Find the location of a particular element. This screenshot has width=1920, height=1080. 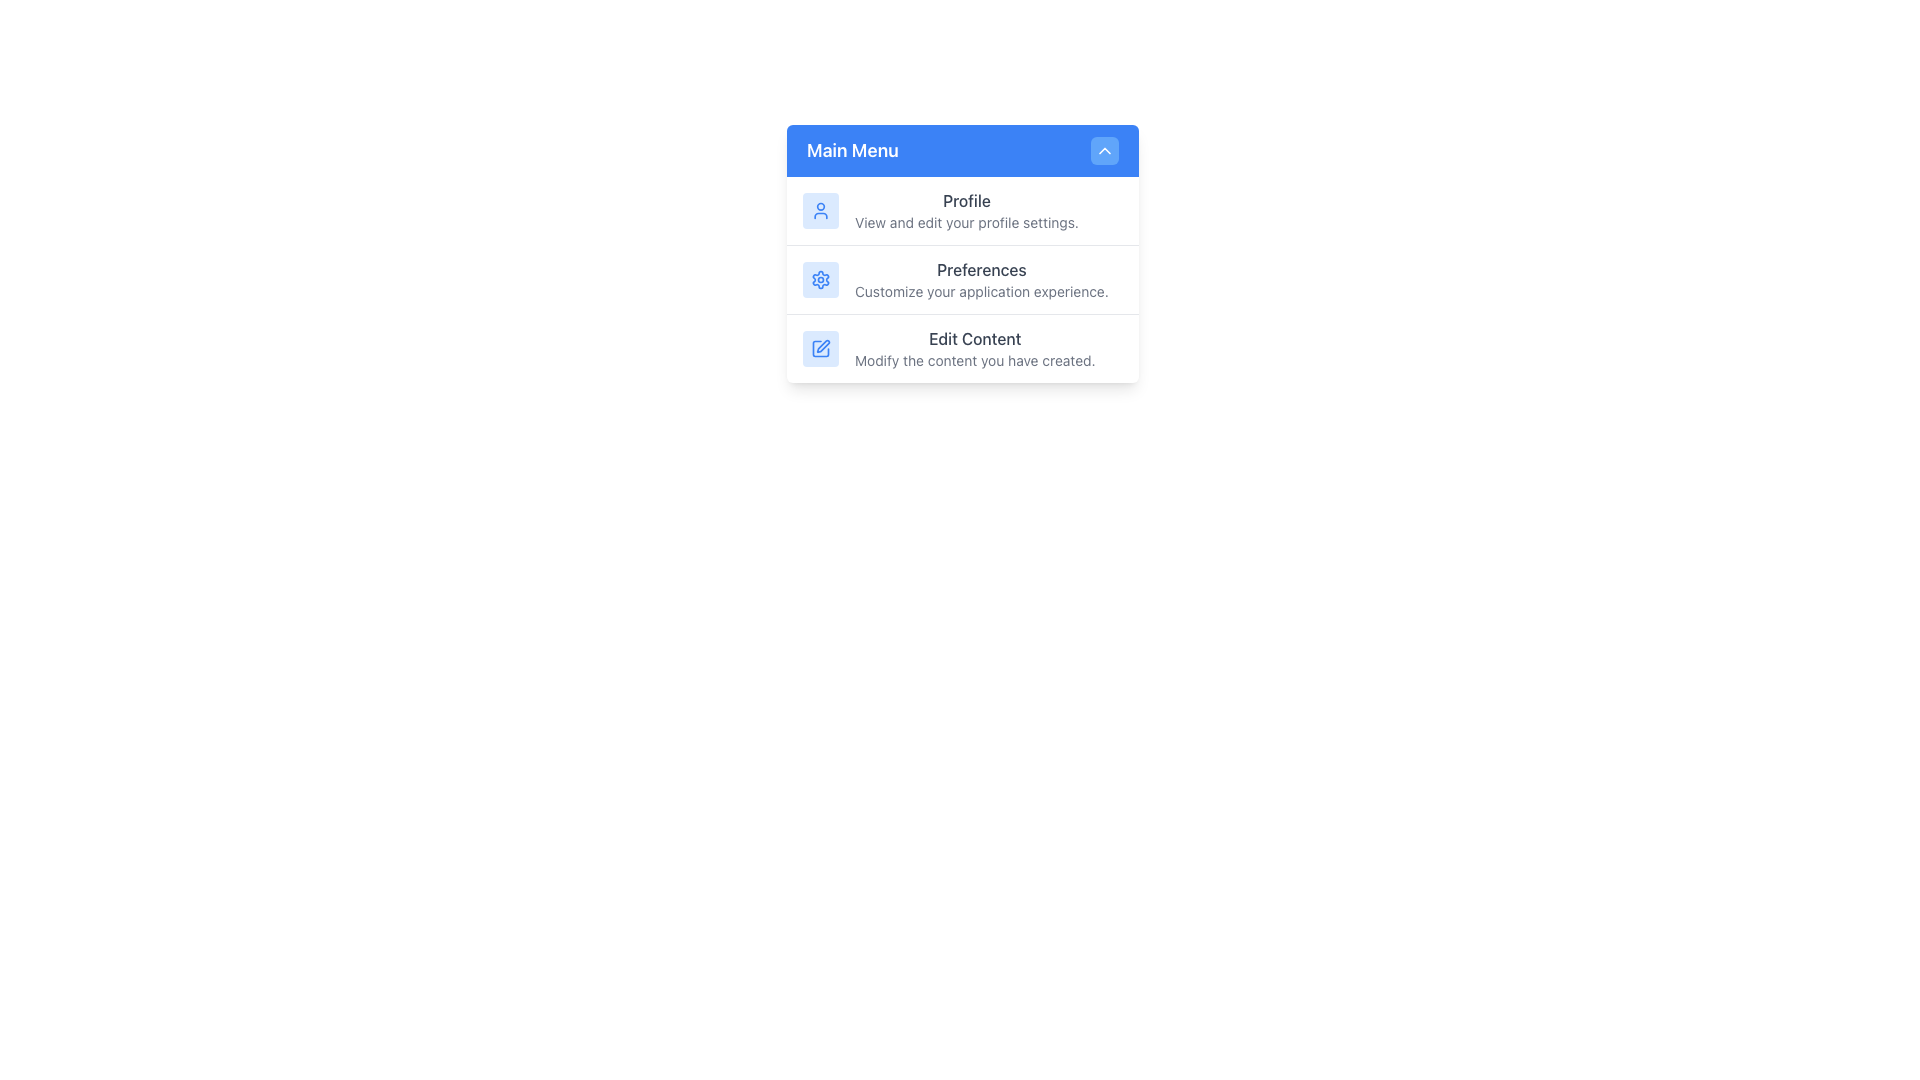

the stylized pen icon within the dropdown menu is located at coordinates (823, 345).